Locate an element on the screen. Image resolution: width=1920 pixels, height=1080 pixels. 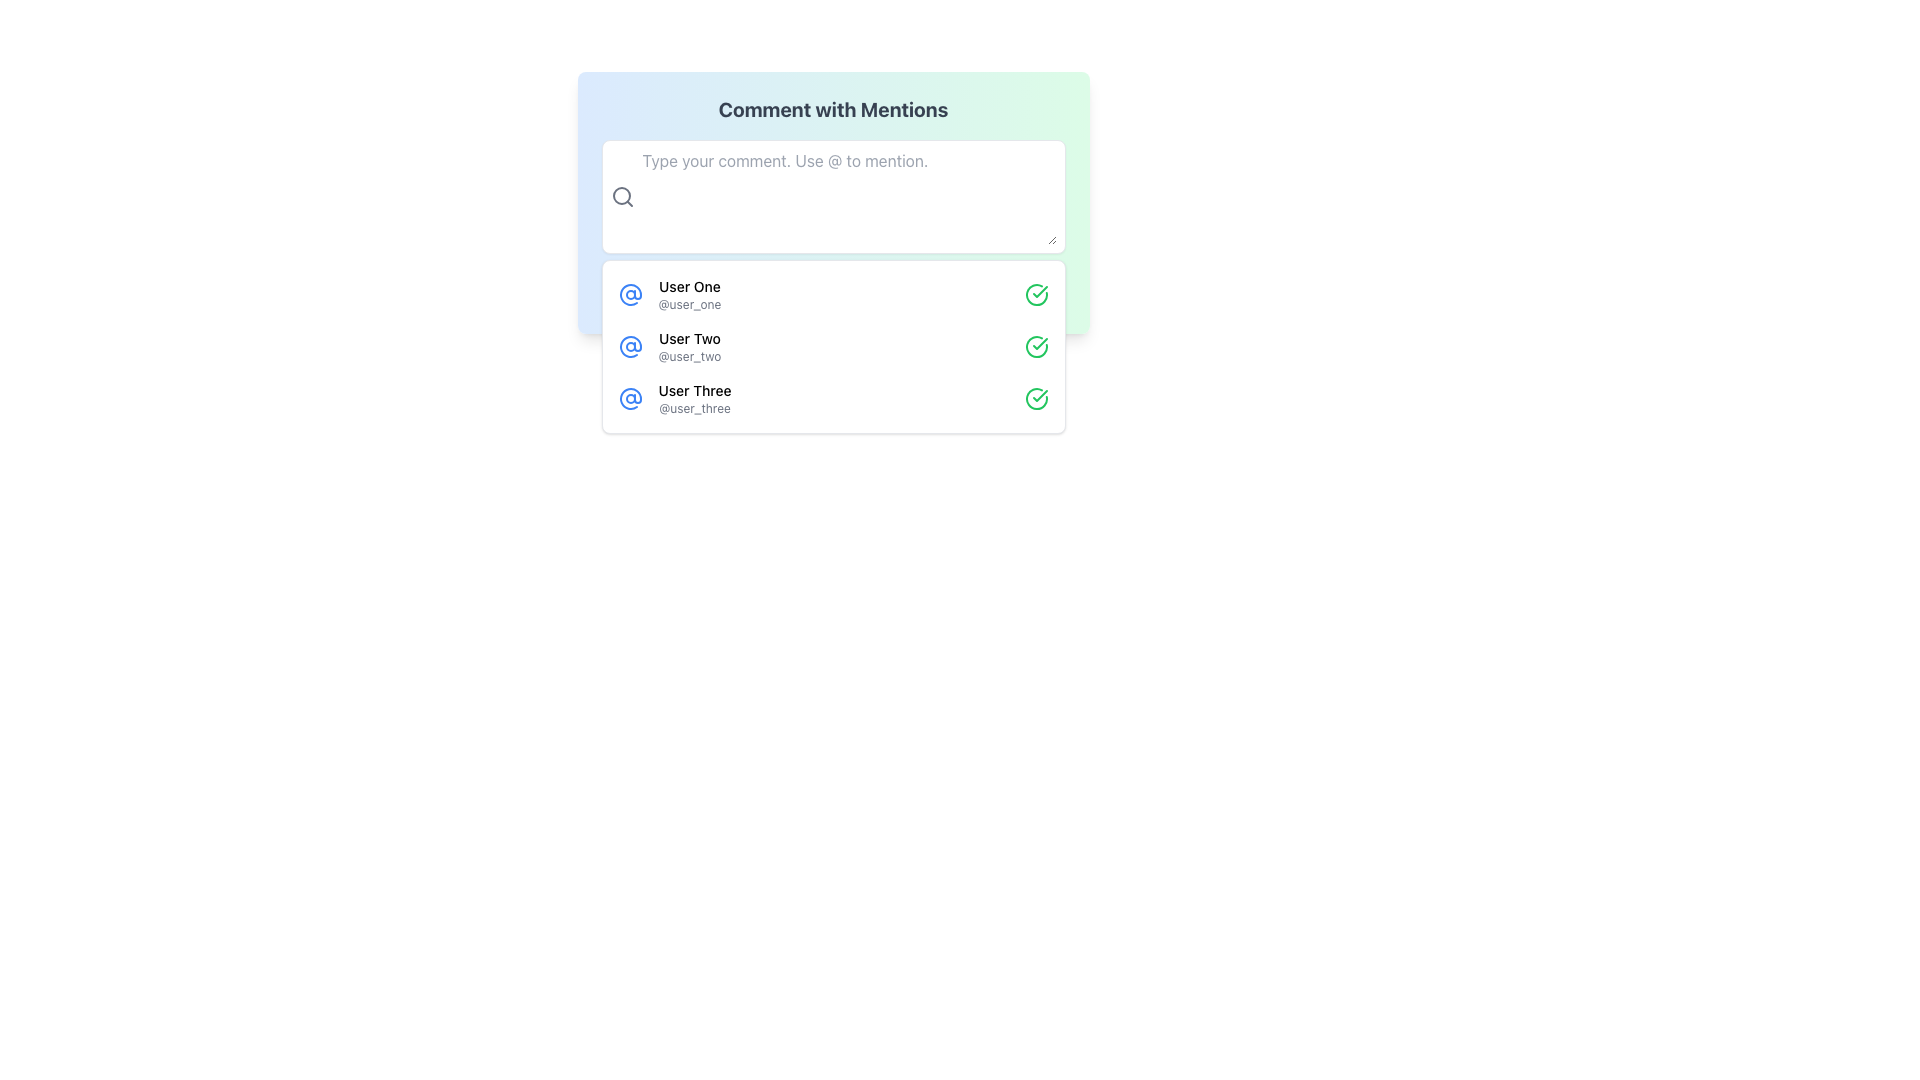
the label displaying the text '@user_two', which is styled in small gray font and located beneath the 'User Two' element in the user details list is located at coordinates (689, 356).